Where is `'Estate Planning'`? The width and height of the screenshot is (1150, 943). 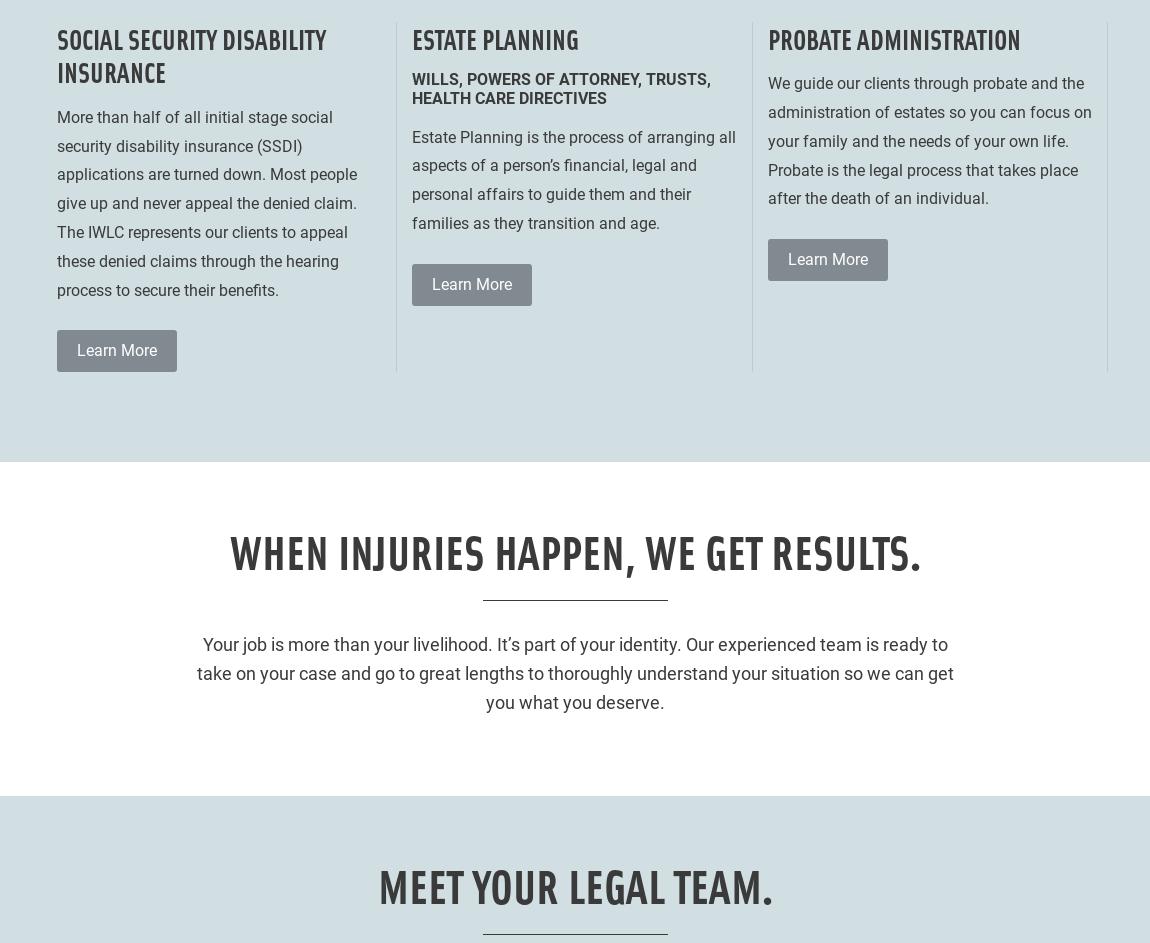
'Estate Planning' is located at coordinates (495, 37).